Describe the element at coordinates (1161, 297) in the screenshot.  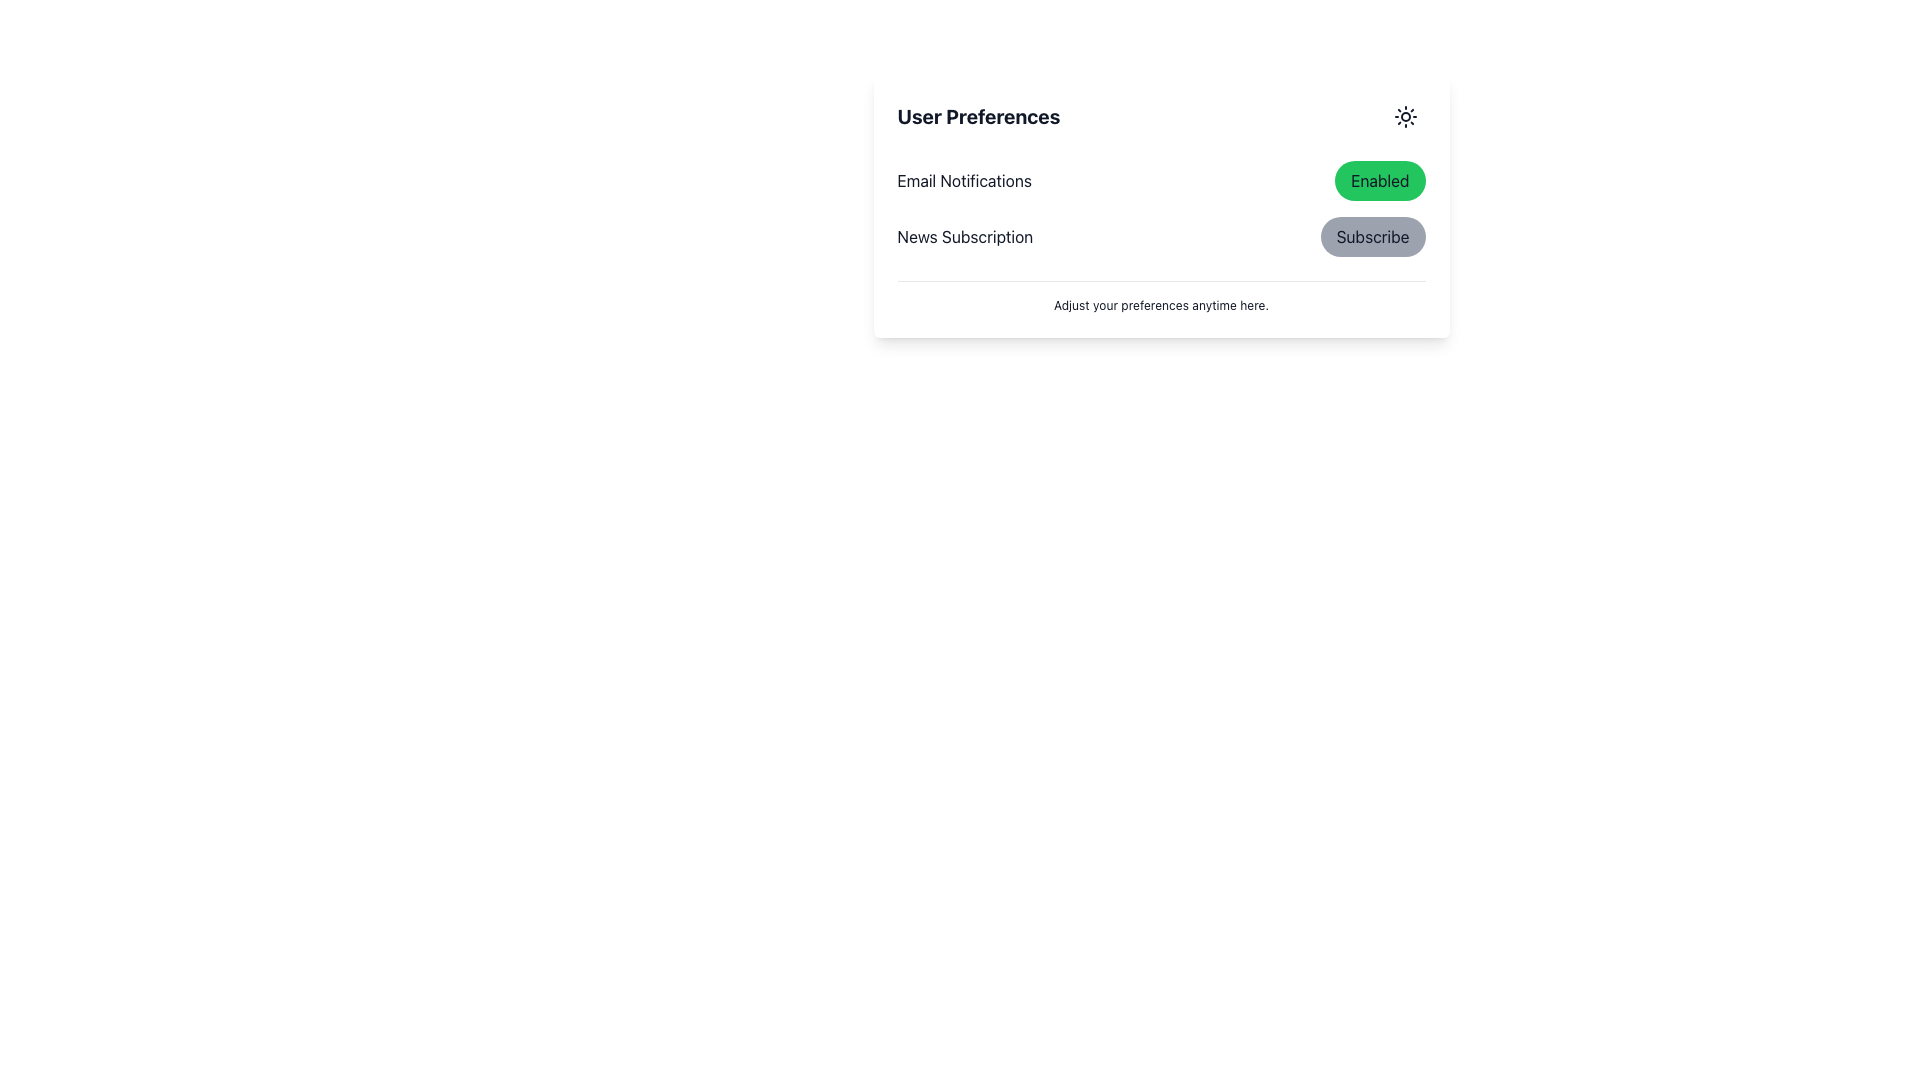
I see `the static text that says 'Adjust your preferences anytime here.' located at the bottom of the 'User Preferences' panel` at that location.